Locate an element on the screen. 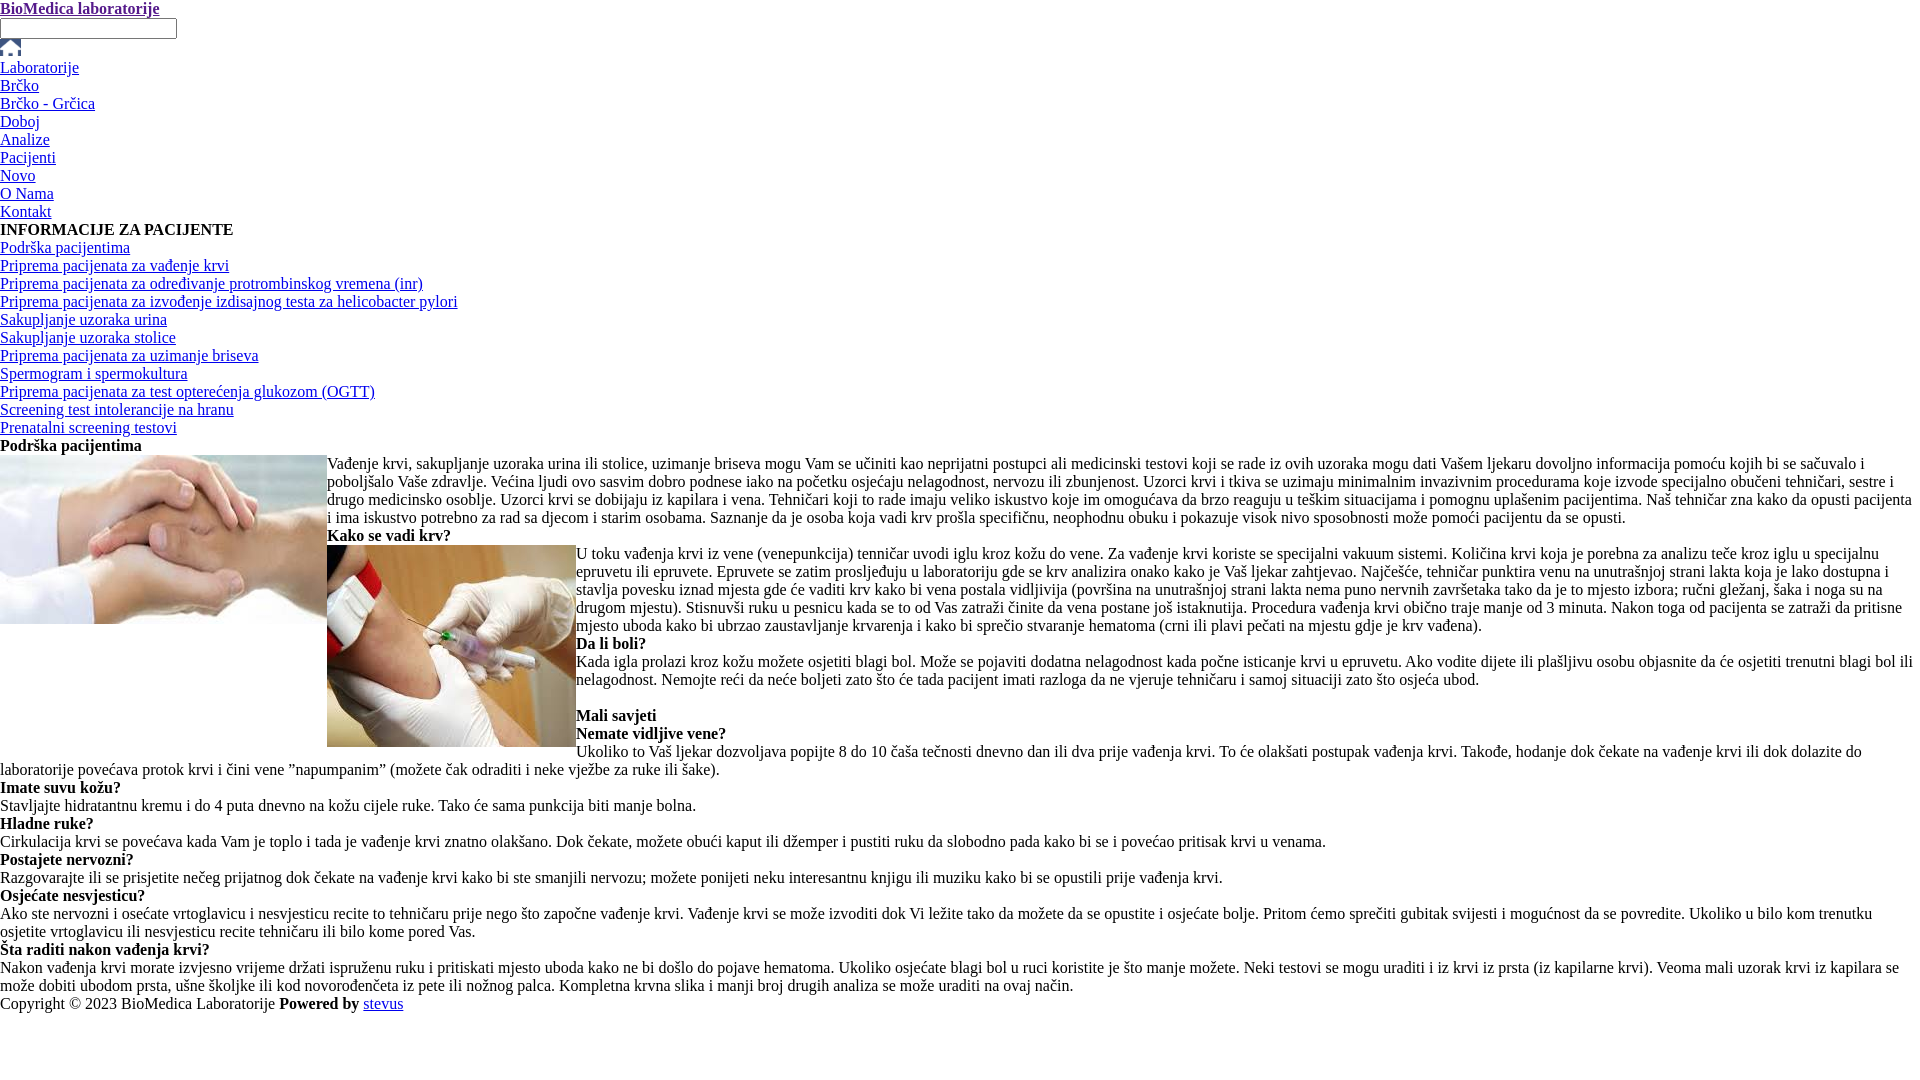 The width and height of the screenshot is (1920, 1080). 'O Nama' is located at coordinates (27, 193).